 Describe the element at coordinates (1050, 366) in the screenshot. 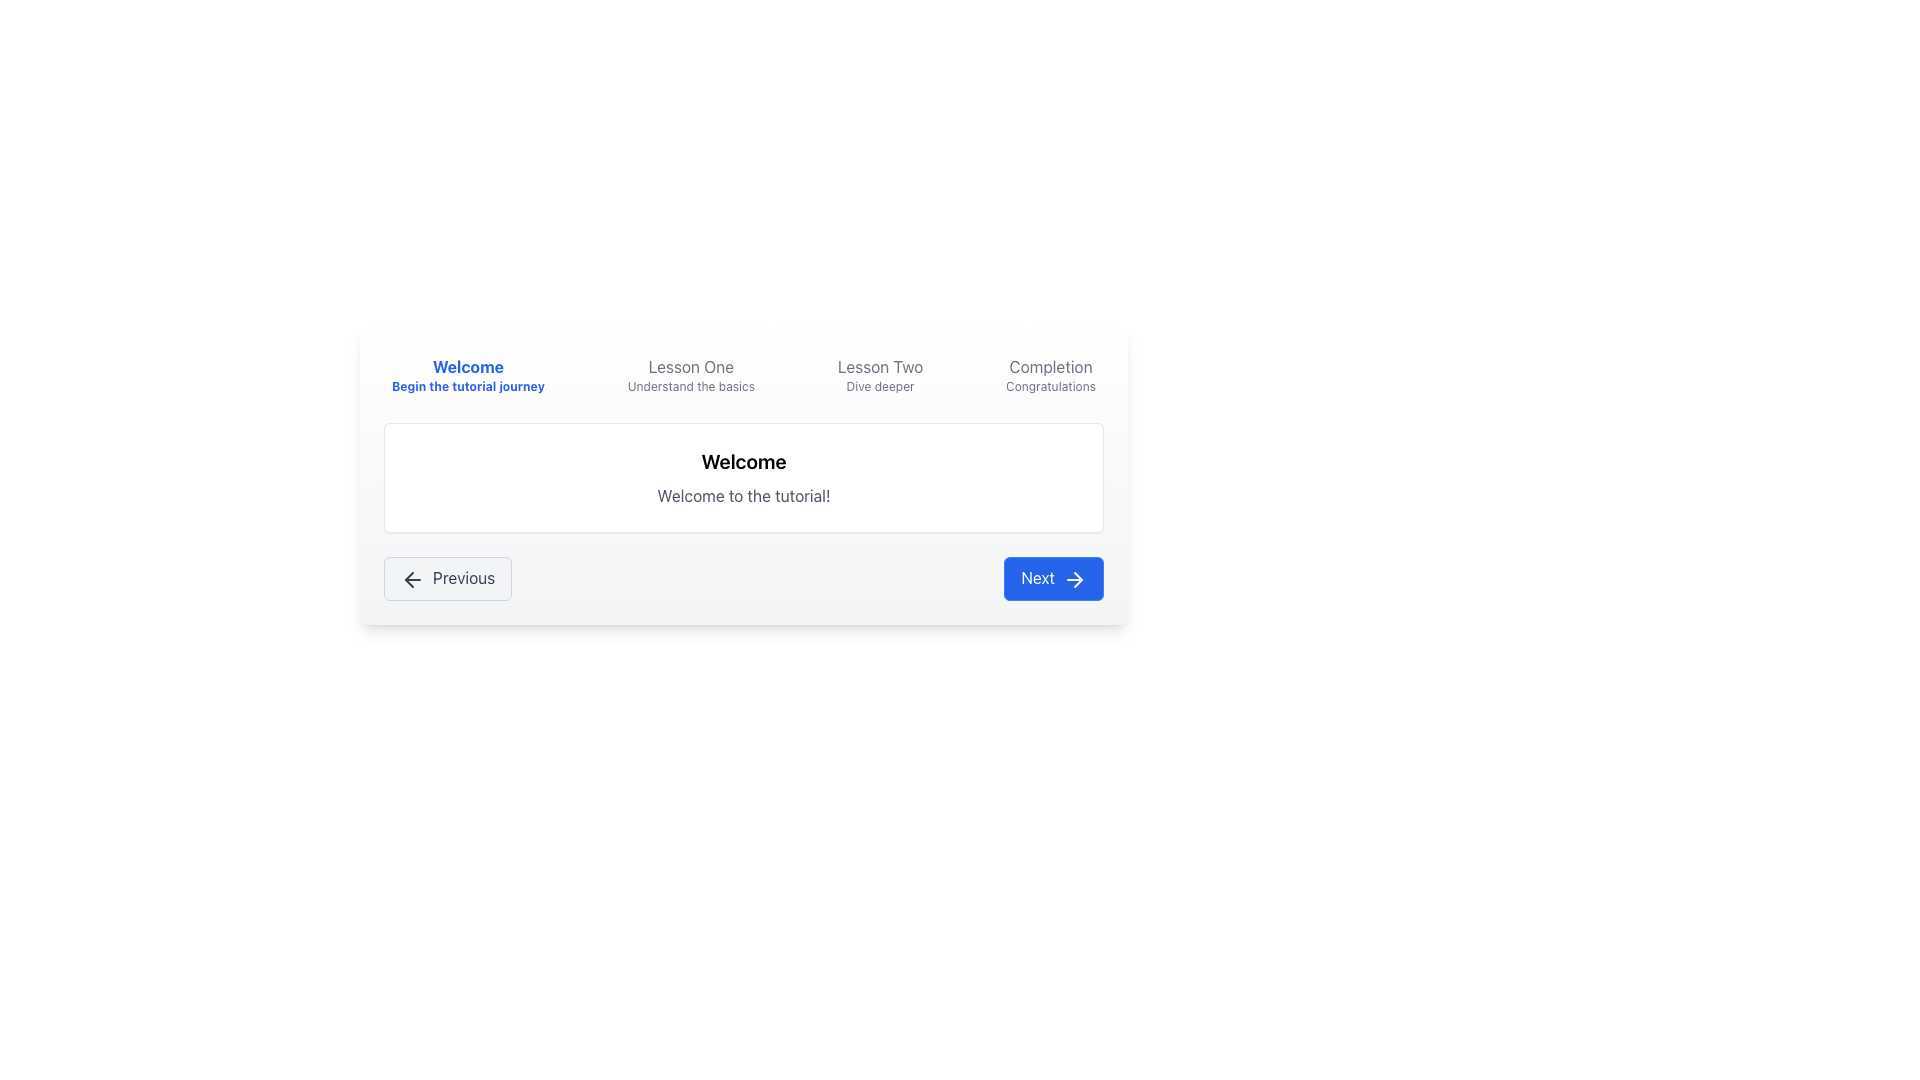

I see `the 'Completion' label, which is a subdued gray text label located at the far-right position among the text headers in the row near the top of the interface` at that location.